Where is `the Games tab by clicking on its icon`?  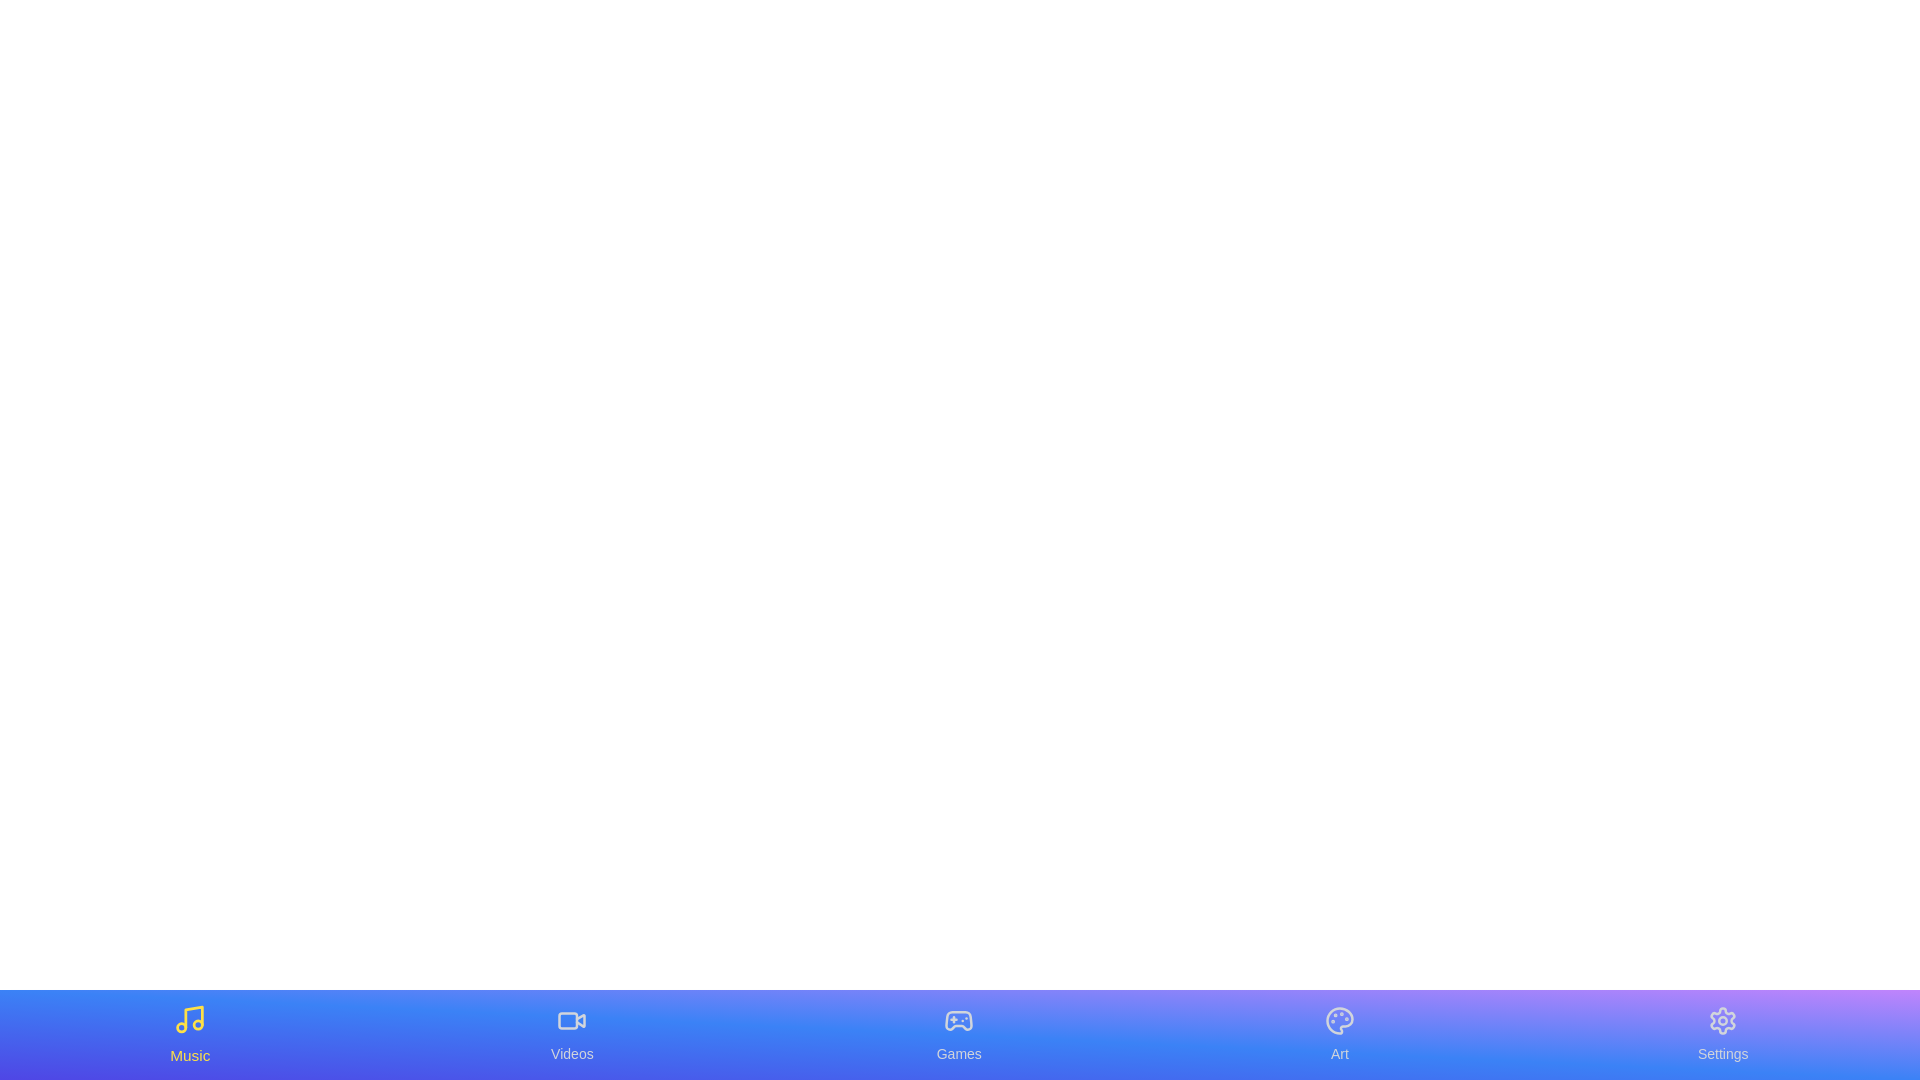 the Games tab by clicking on its icon is located at coordinates (958, 1034).